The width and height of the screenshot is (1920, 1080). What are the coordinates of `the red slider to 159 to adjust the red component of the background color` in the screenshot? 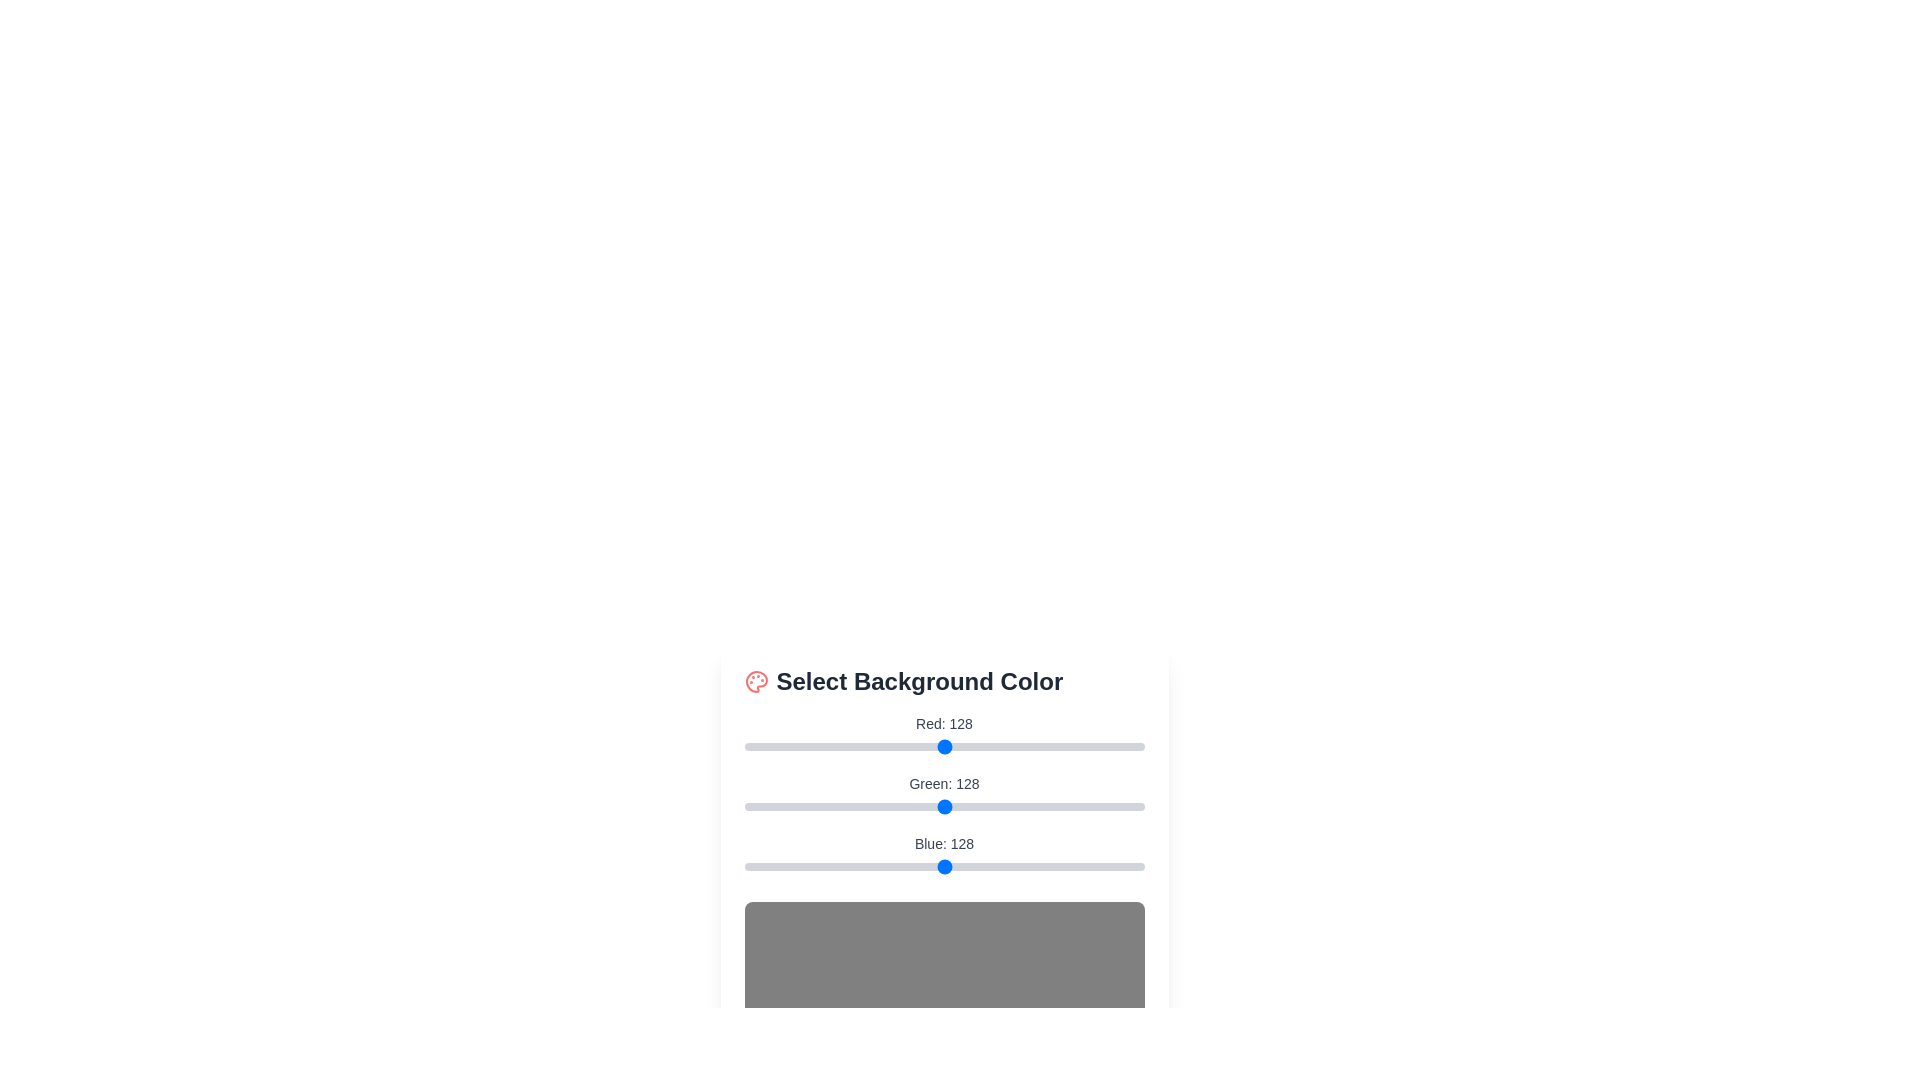 It's located at (993, 747).